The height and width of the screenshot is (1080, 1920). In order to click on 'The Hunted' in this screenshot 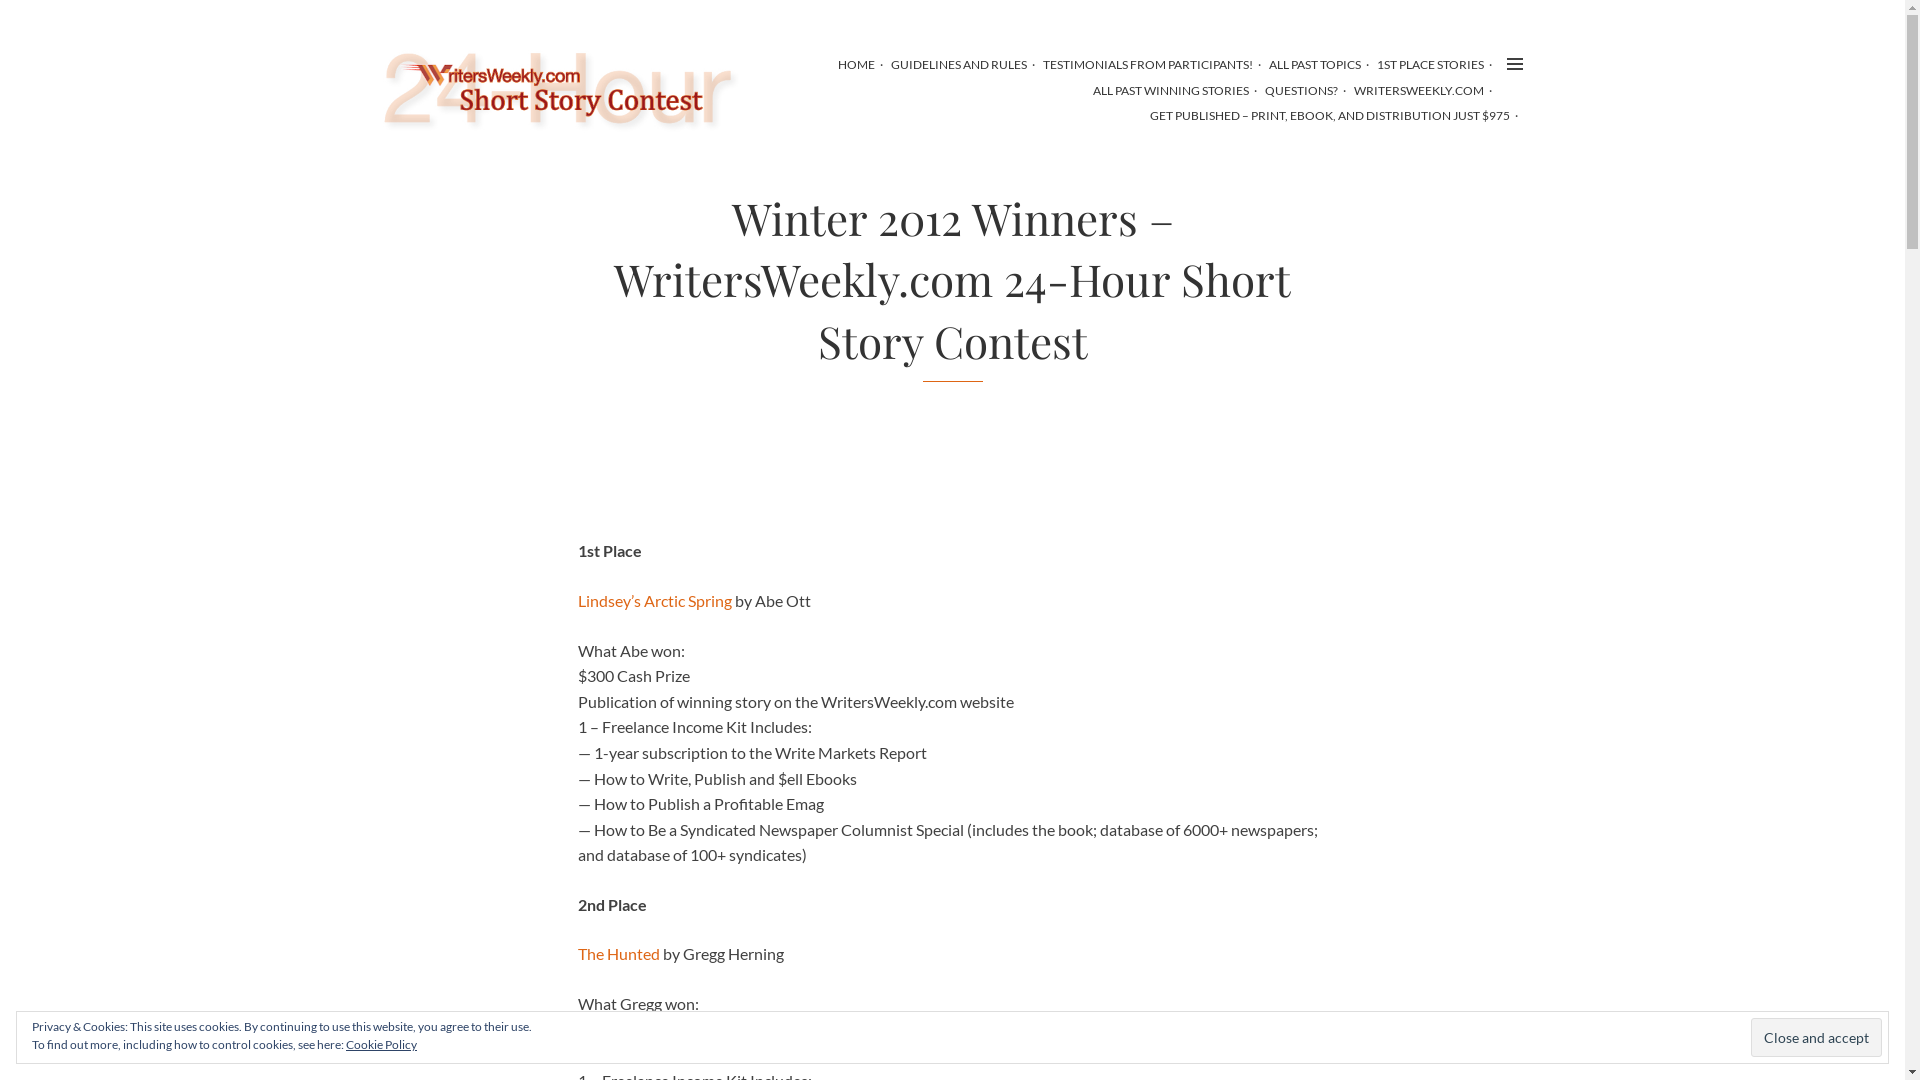, I will do `click(618, 952)`.